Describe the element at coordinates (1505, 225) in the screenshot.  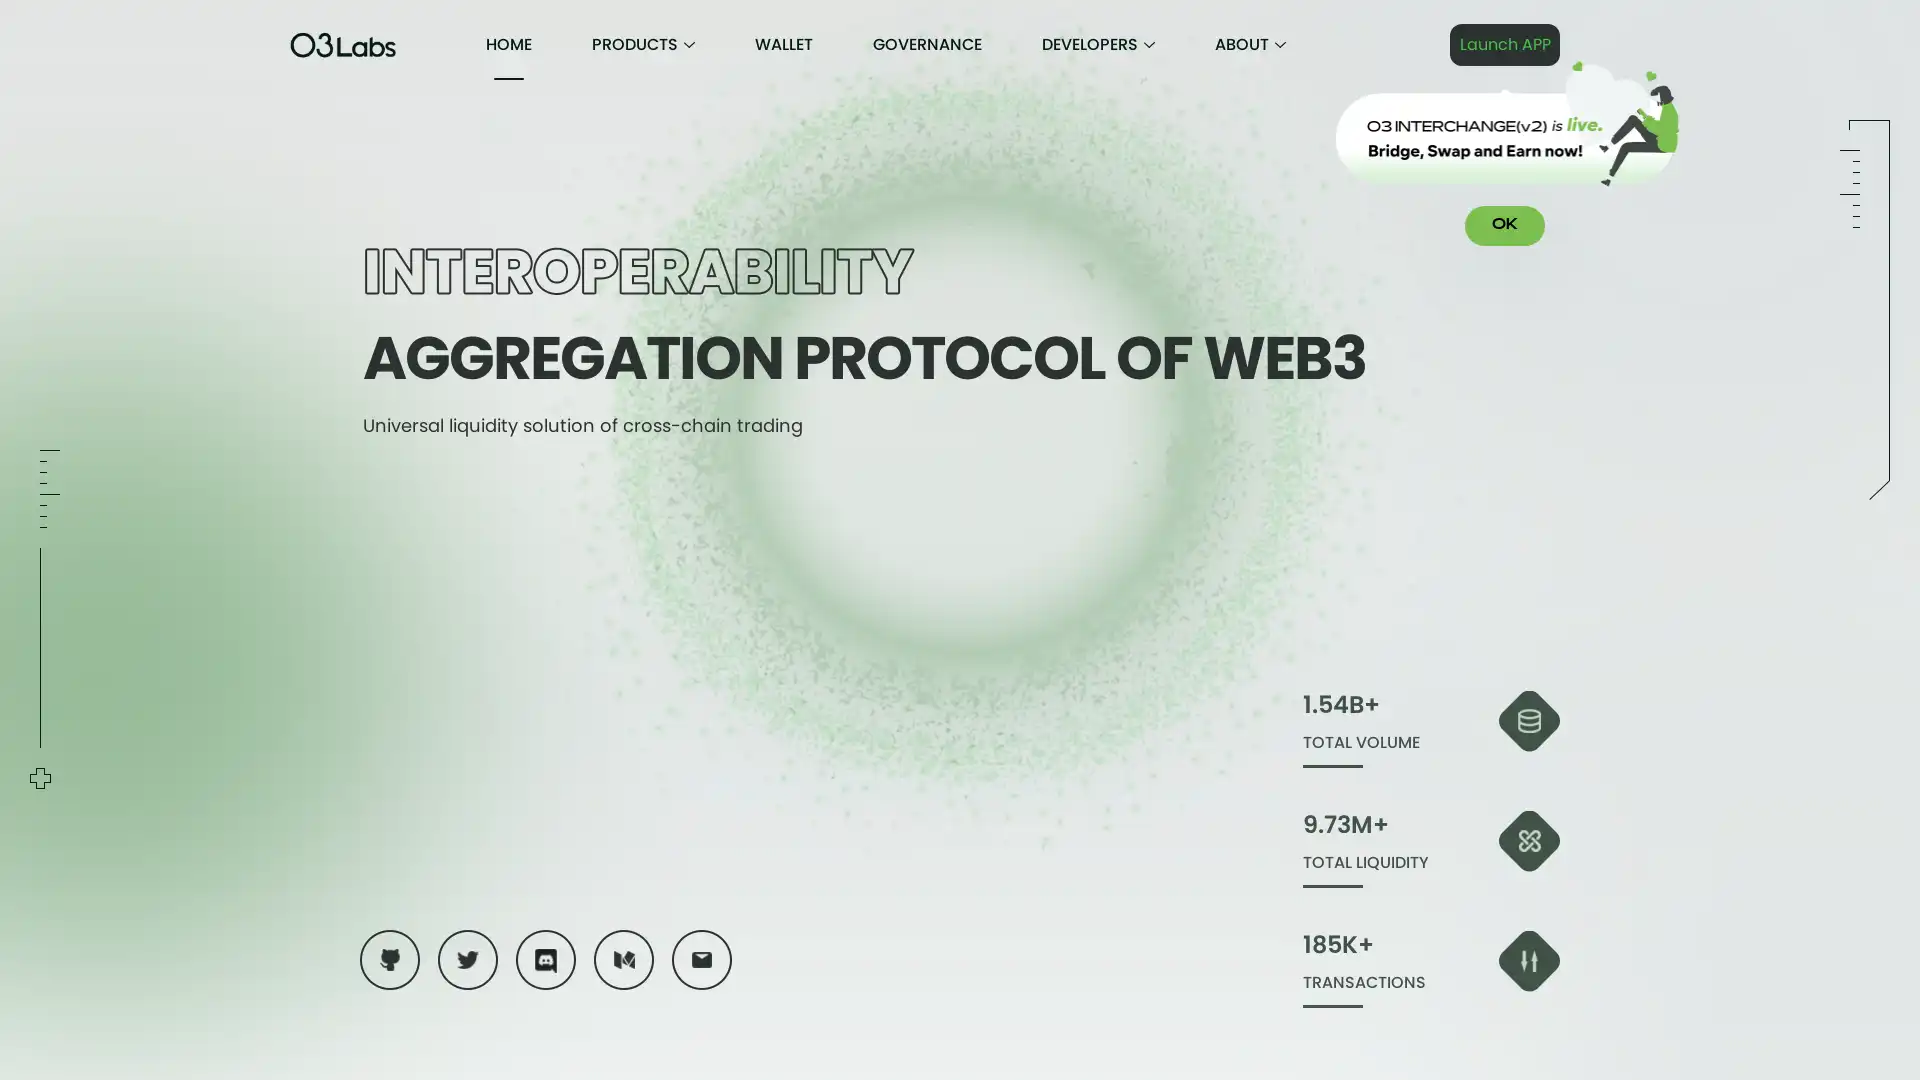
I see `OK` at that location.